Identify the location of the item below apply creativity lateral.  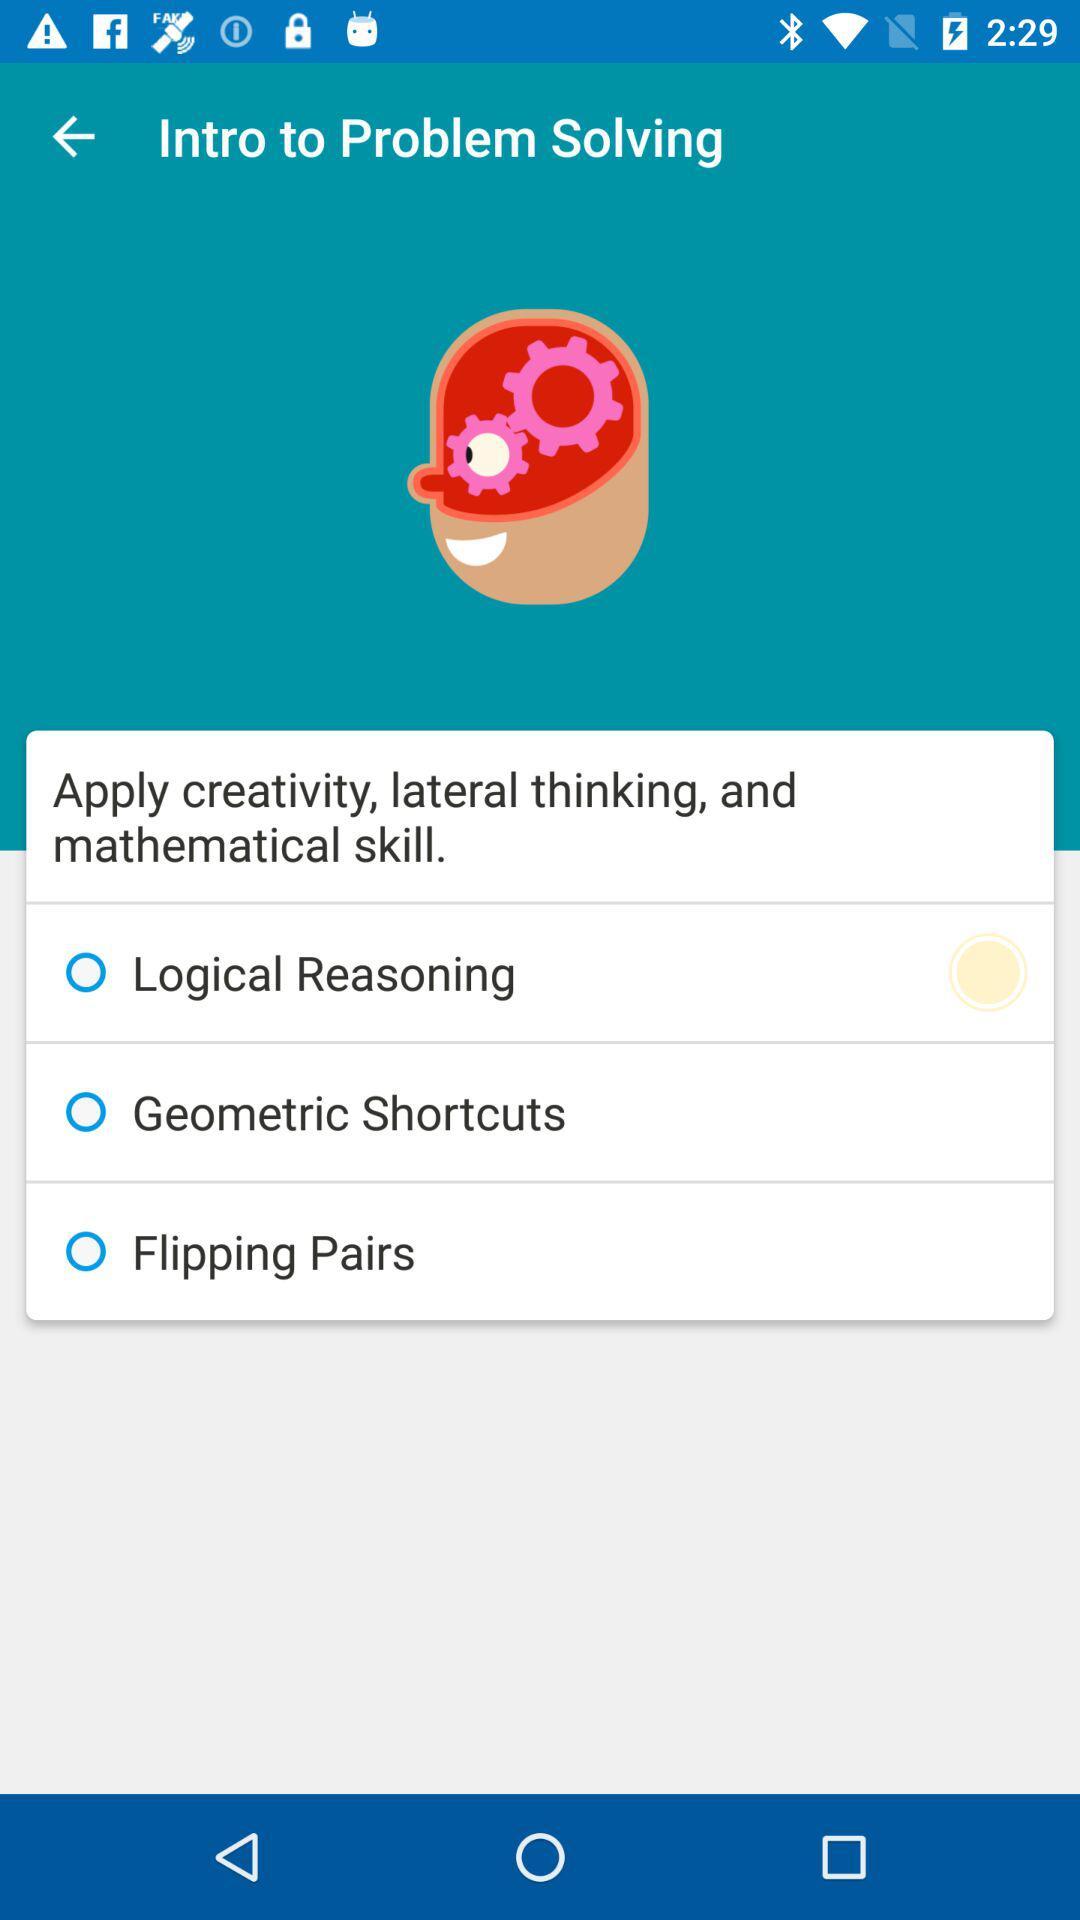
(540, 972).